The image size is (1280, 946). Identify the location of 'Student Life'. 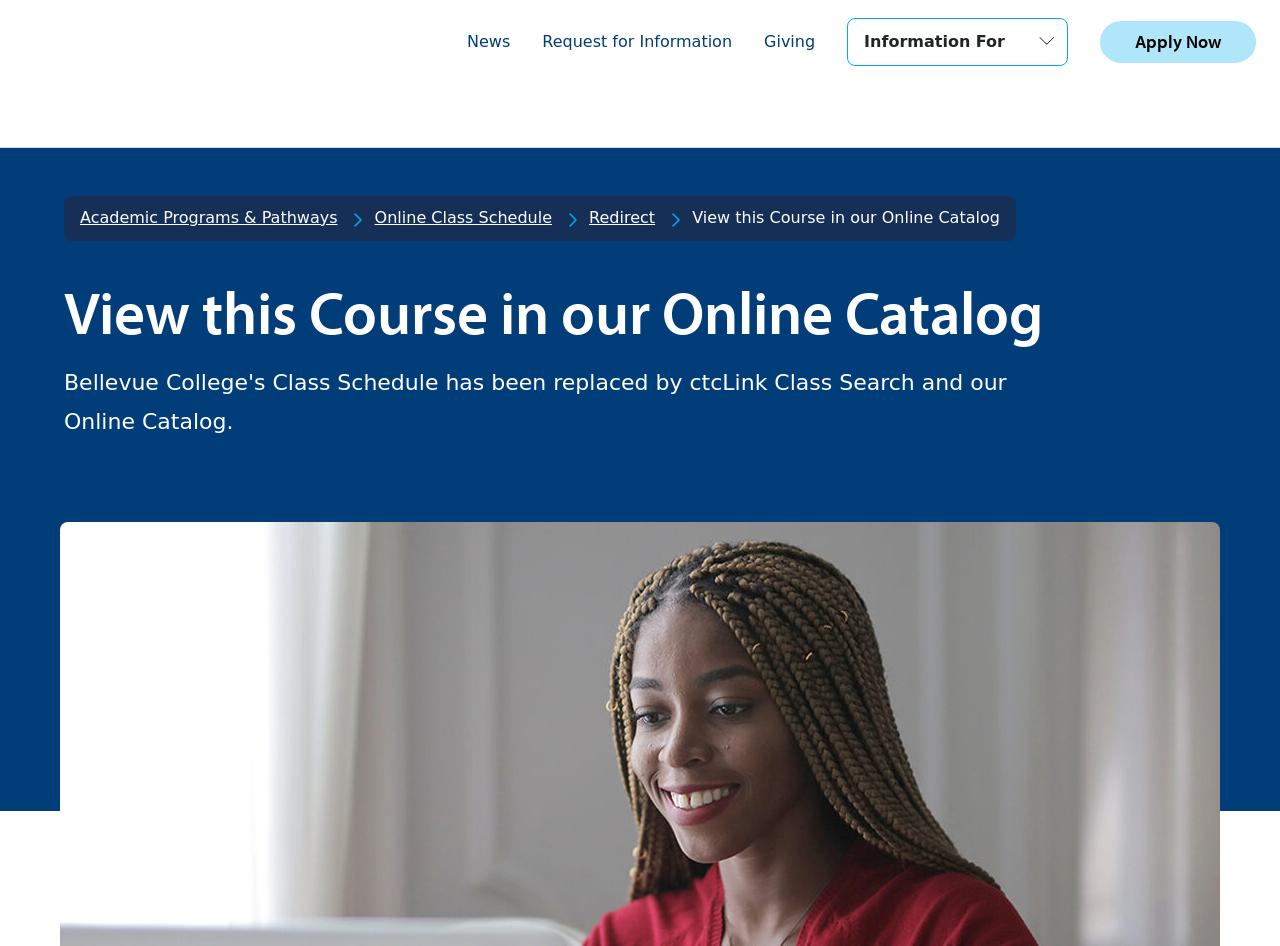
(154, 823).